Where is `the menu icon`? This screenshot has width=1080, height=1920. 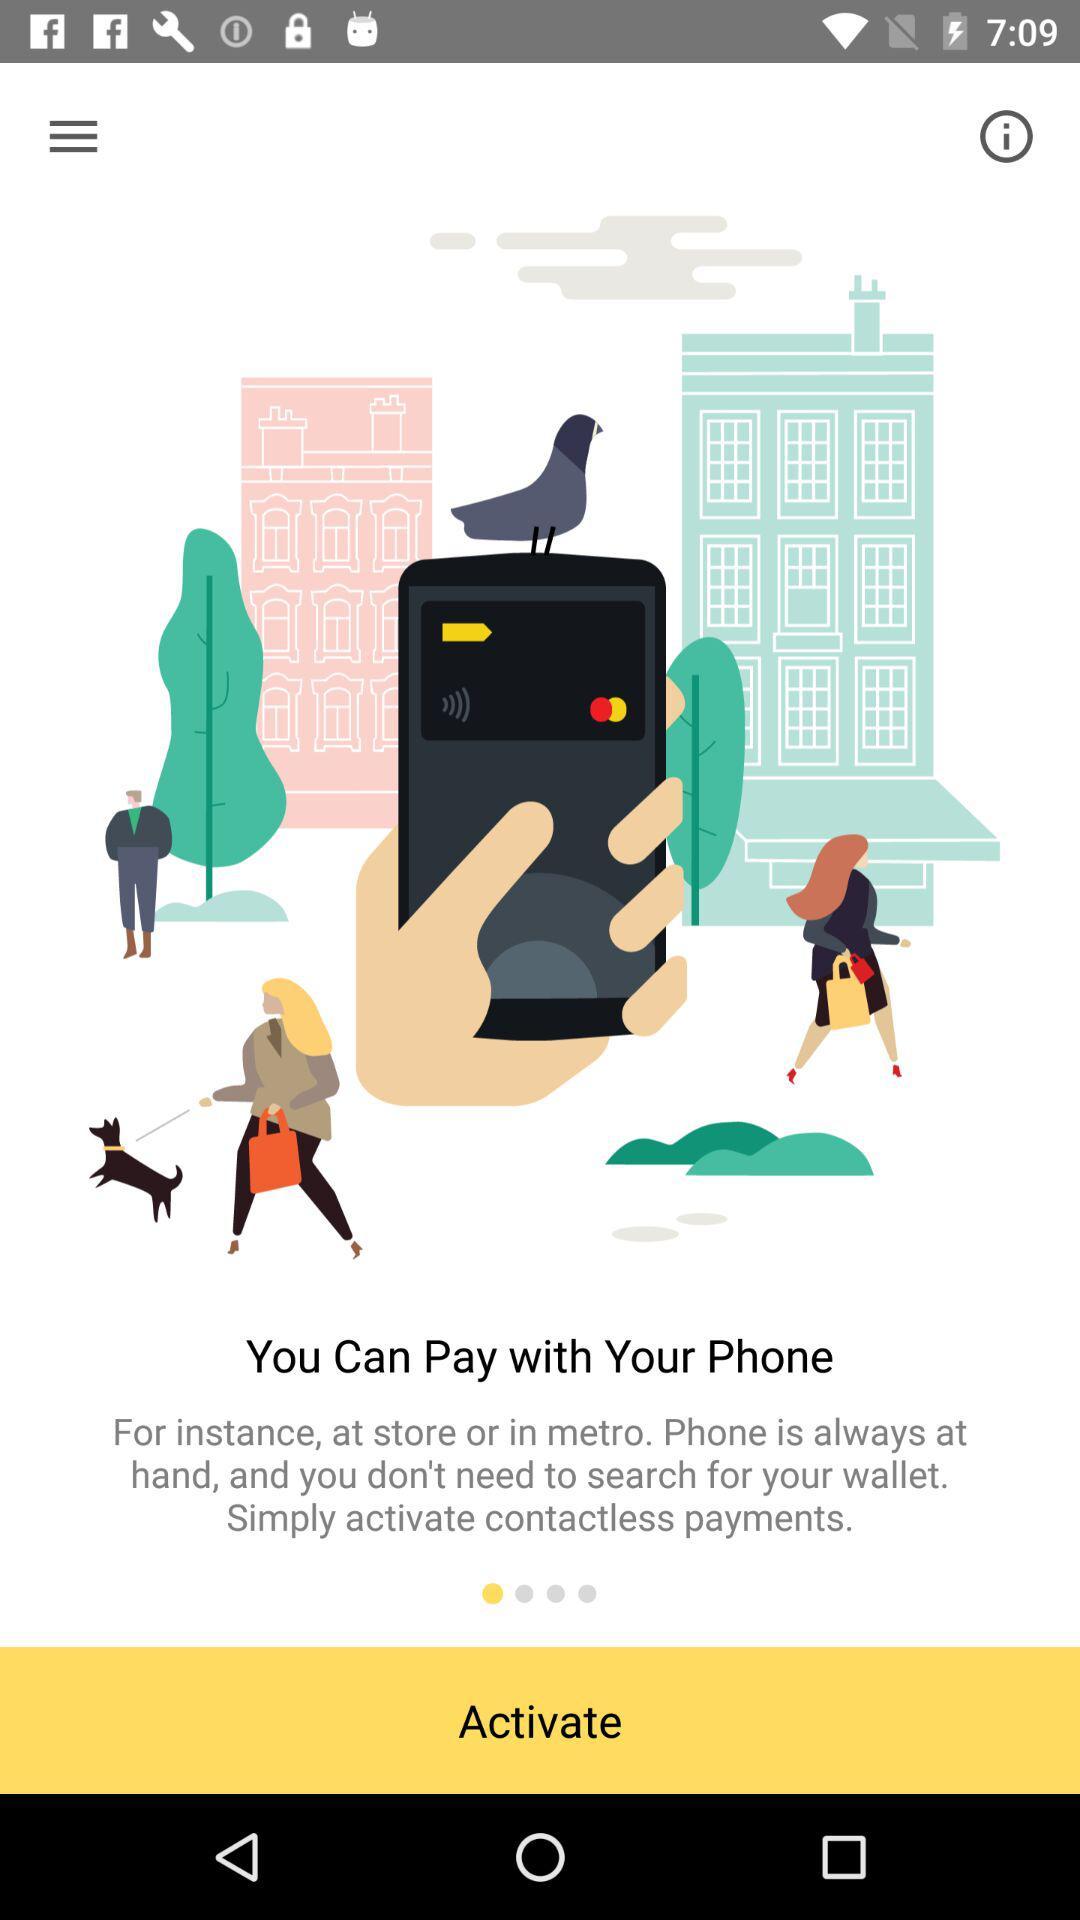
the menu icon is located at coordinates (72, 135).